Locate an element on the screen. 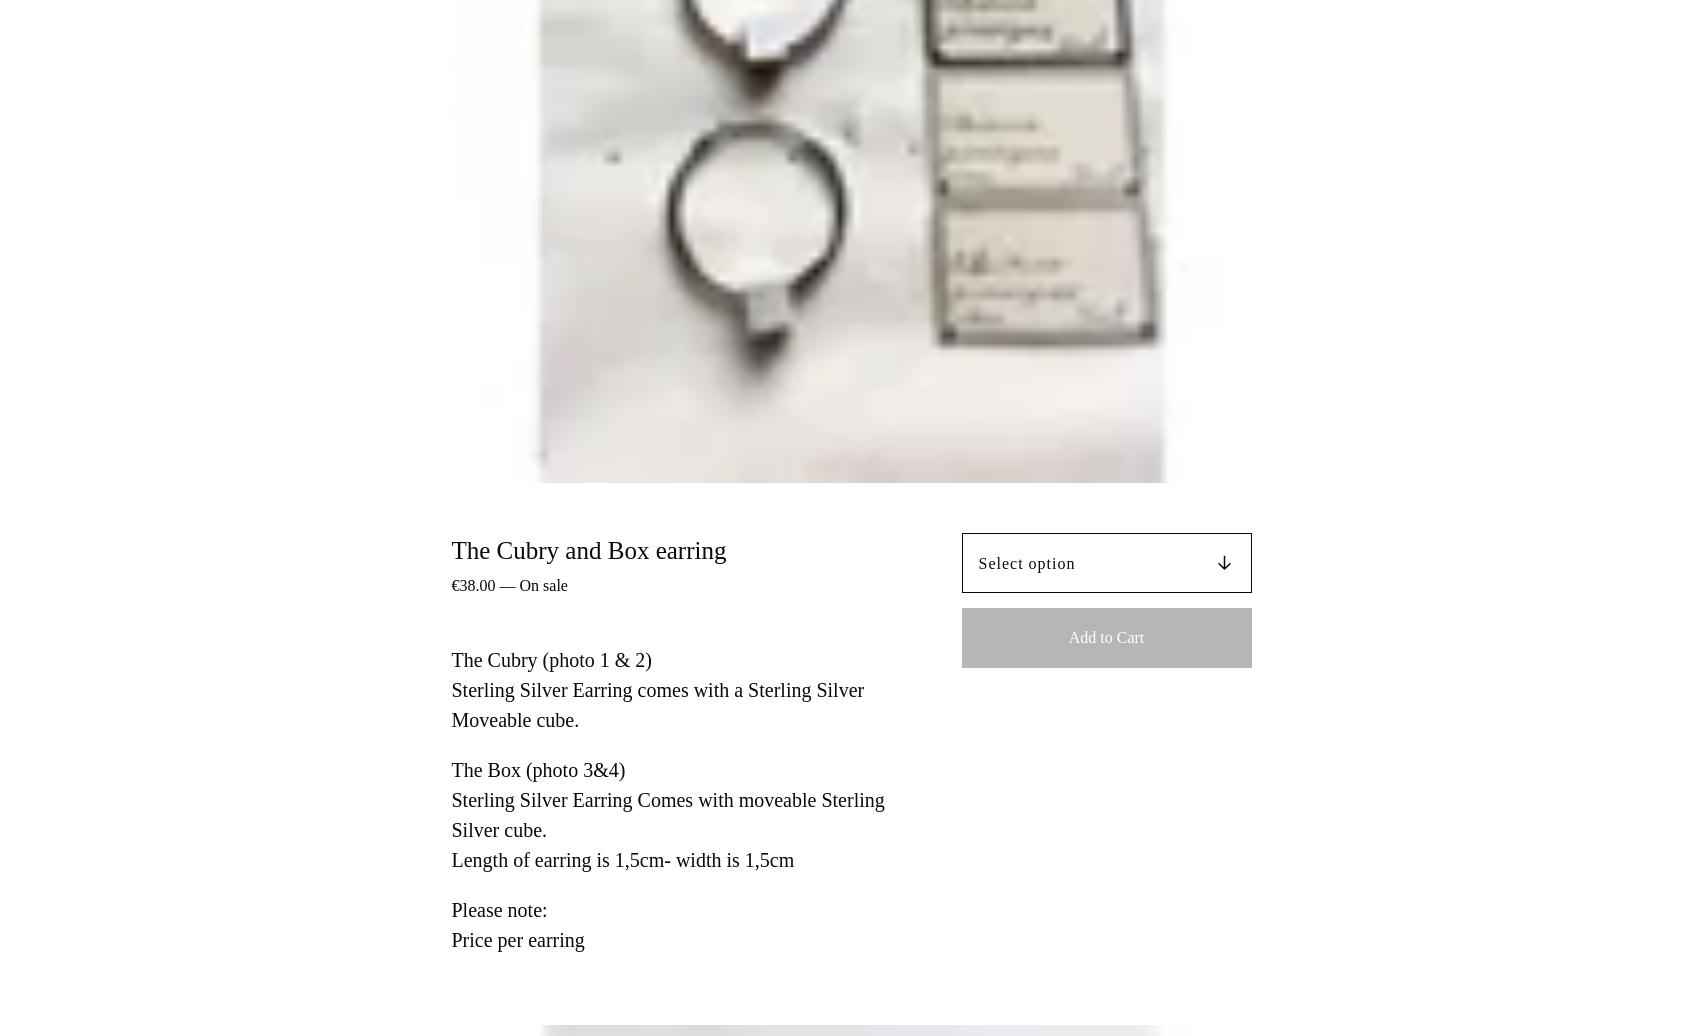  'The Box (photo 3&4)' is located at coordinates (450, 769).